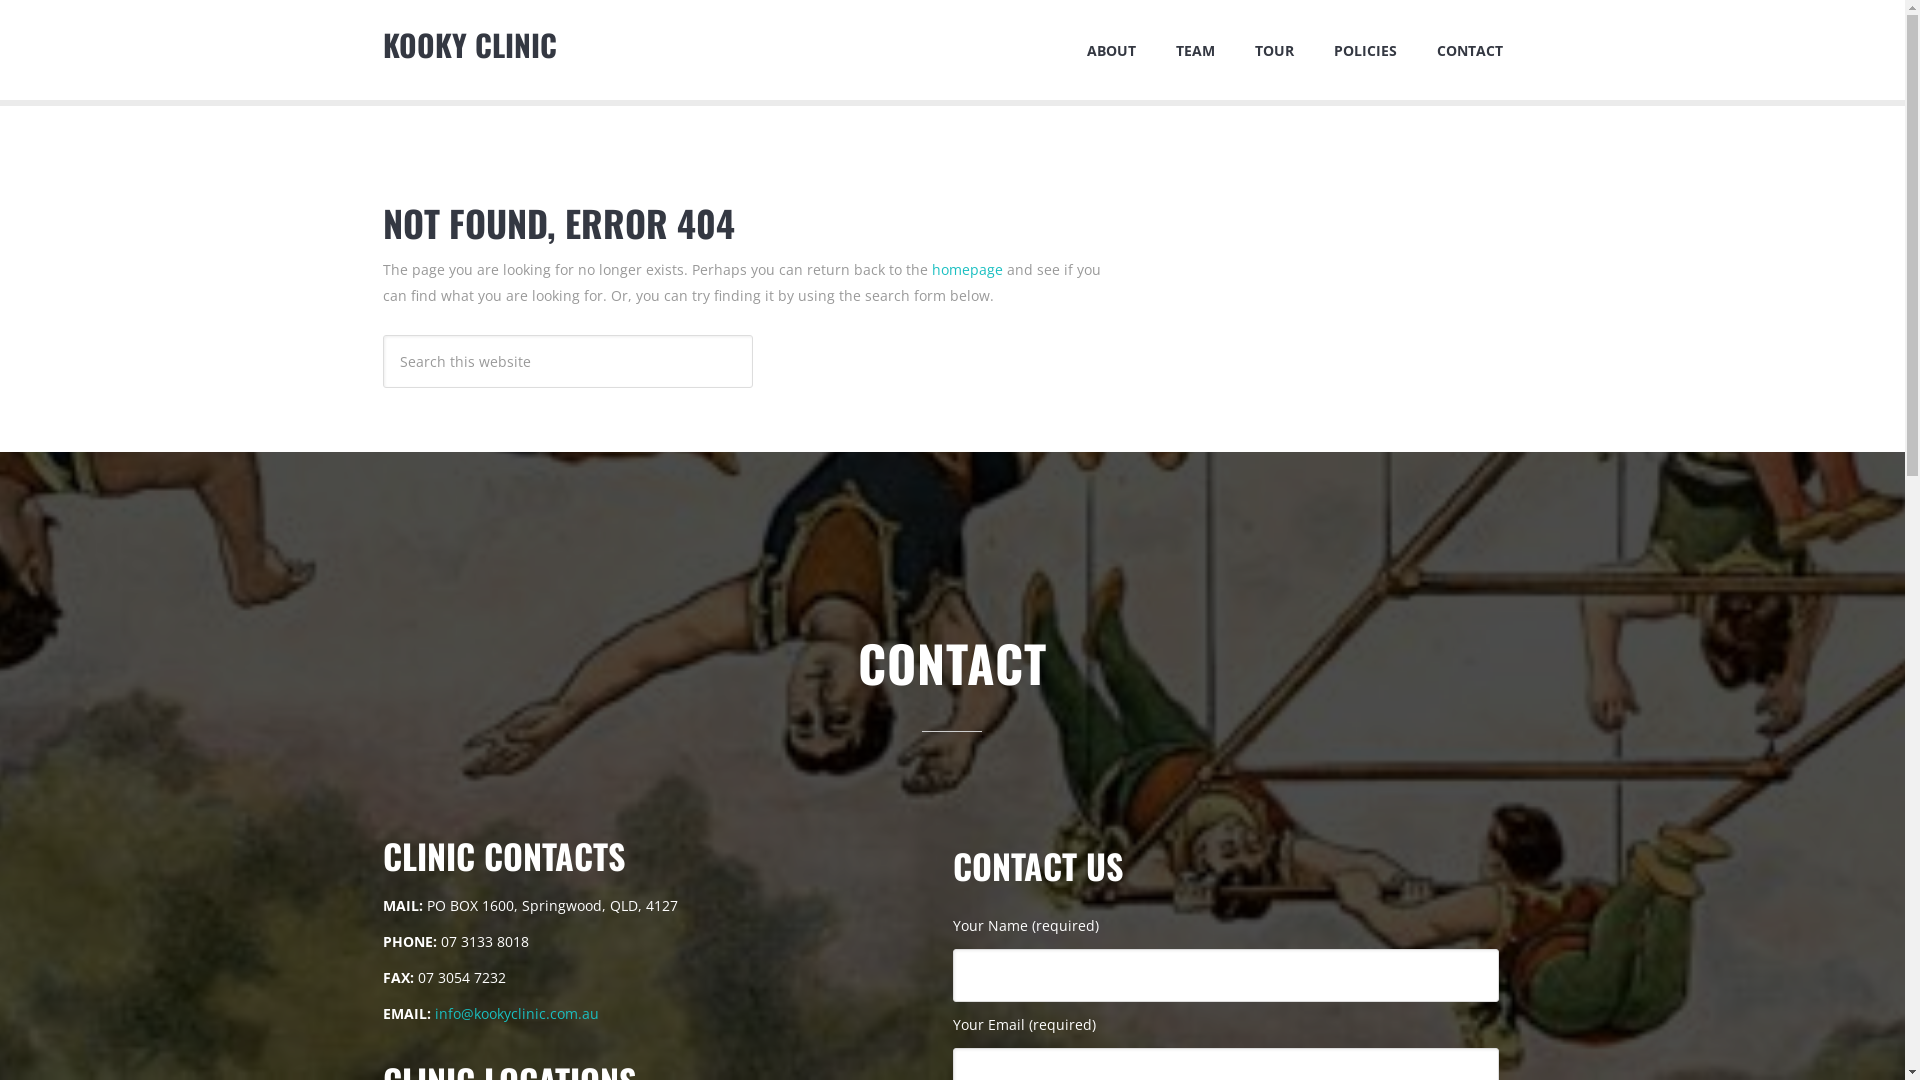 The width and height of the screenshot is (1920, 1080). Describe the element at coordinates (1364, 49) in the screenshot. I see `'POLICIES'` at that location.